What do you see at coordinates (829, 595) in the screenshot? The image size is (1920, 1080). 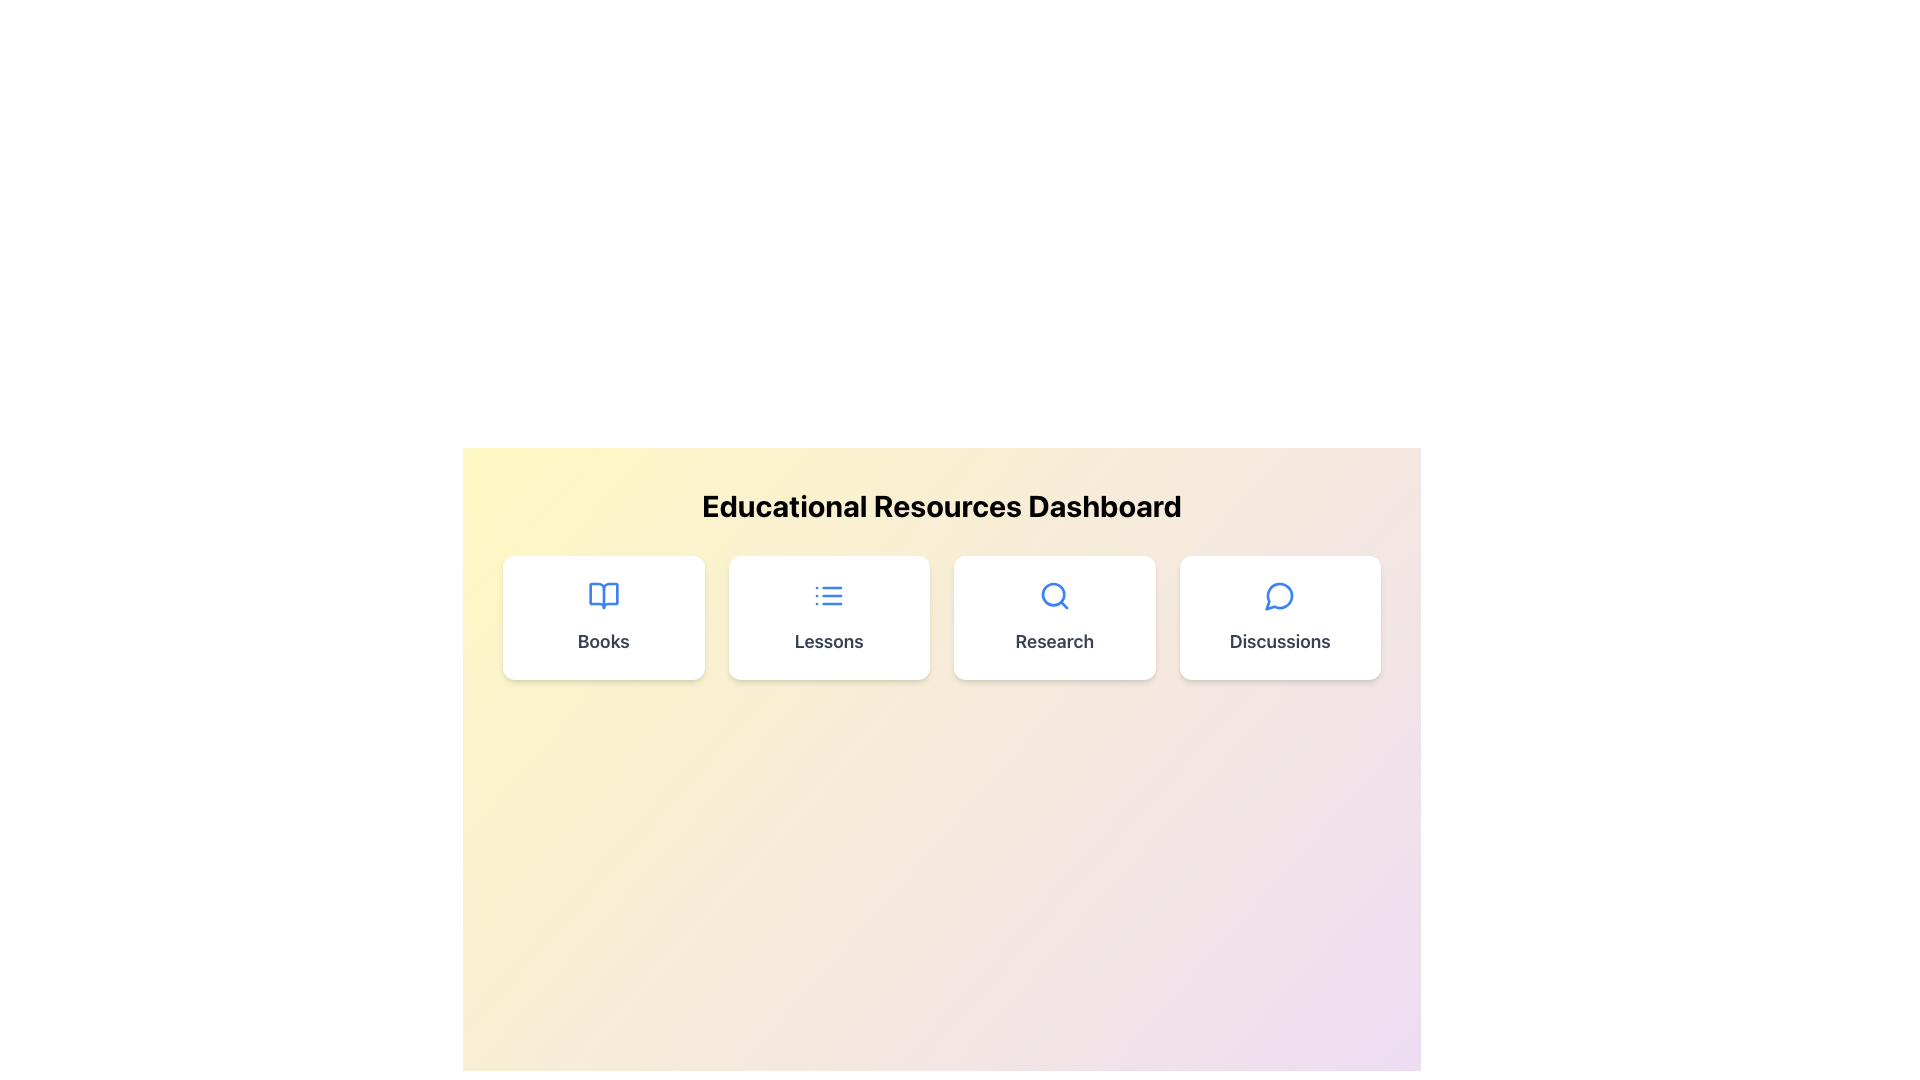 I see `the blue lined SVG icon resembling a list, located above the 'Lessons' label in the second card of the Educational Resources Dashboard` at bounding box center [829, 595].